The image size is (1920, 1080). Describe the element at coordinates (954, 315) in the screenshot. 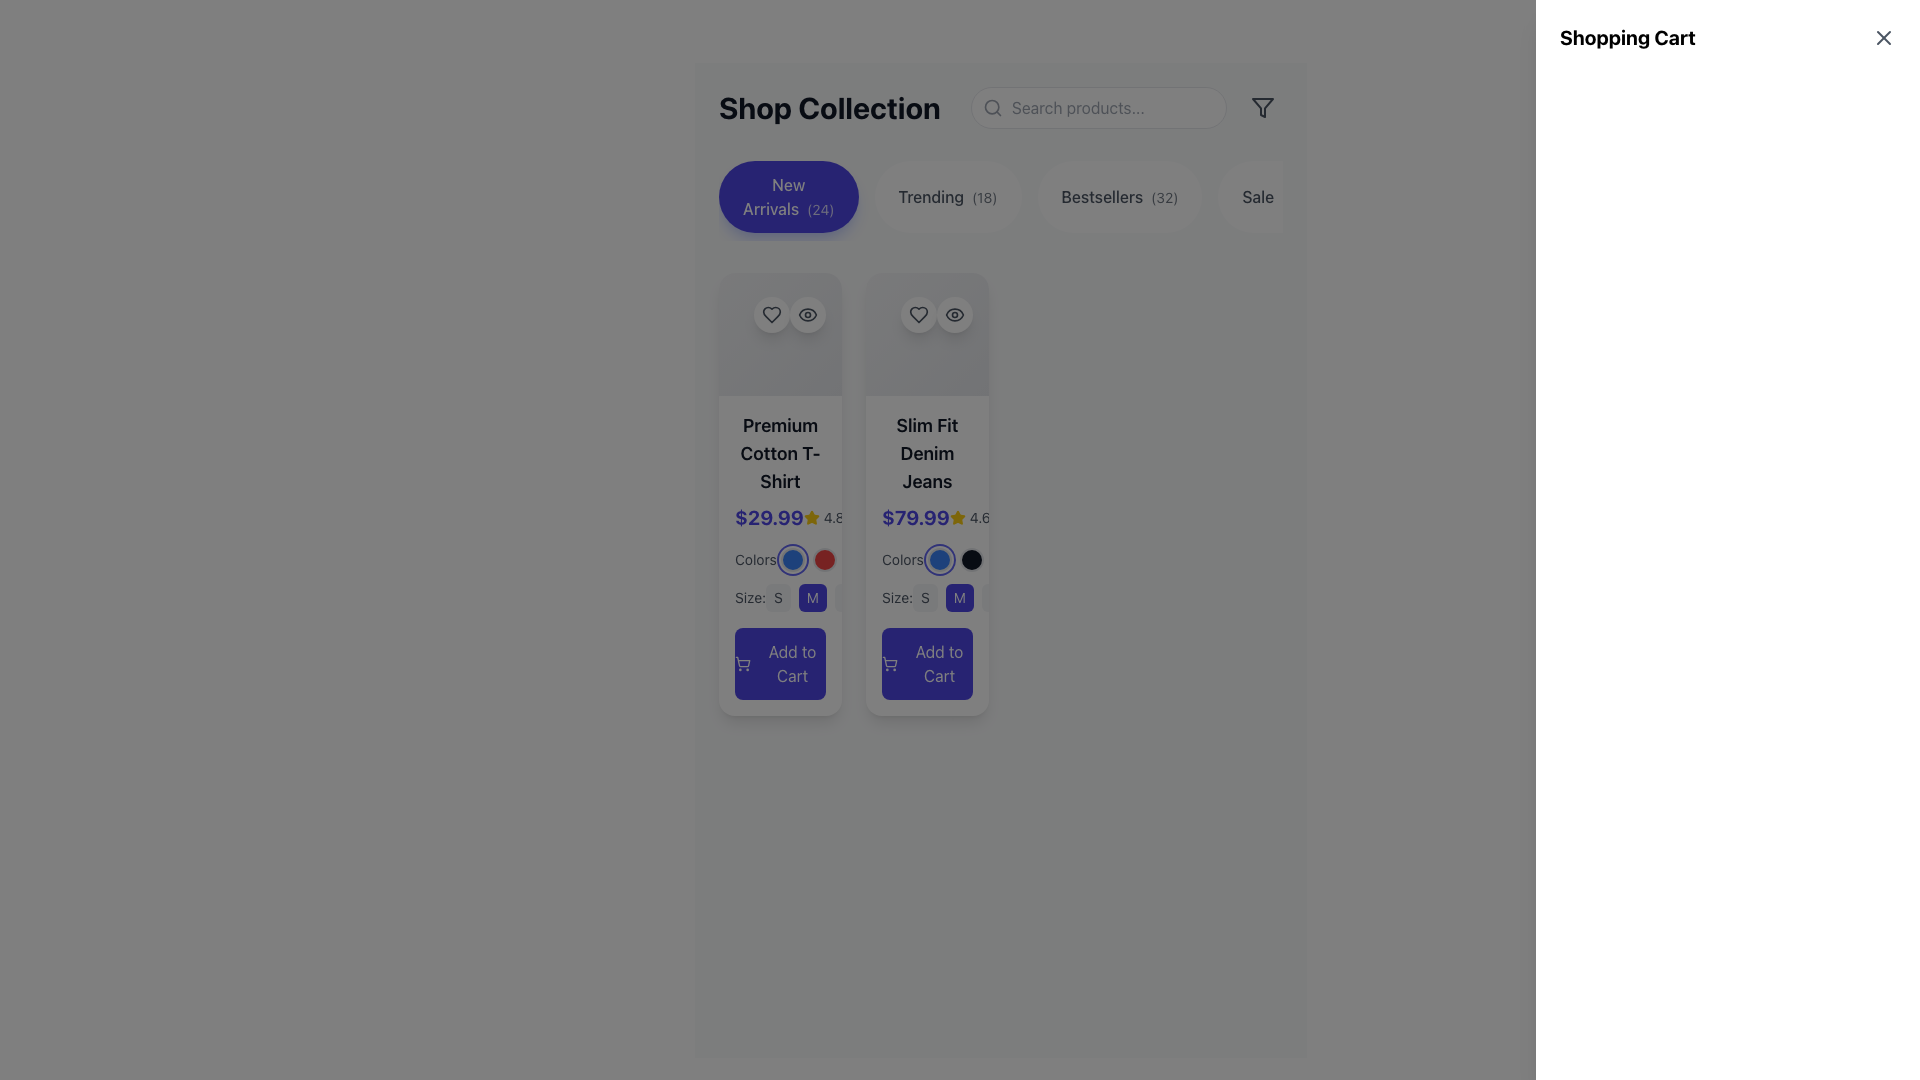

I see `the eye-shaped icon element representing visibility in the Slim Fit Denim Jeans section, located near the top-right of the product card` at that location.